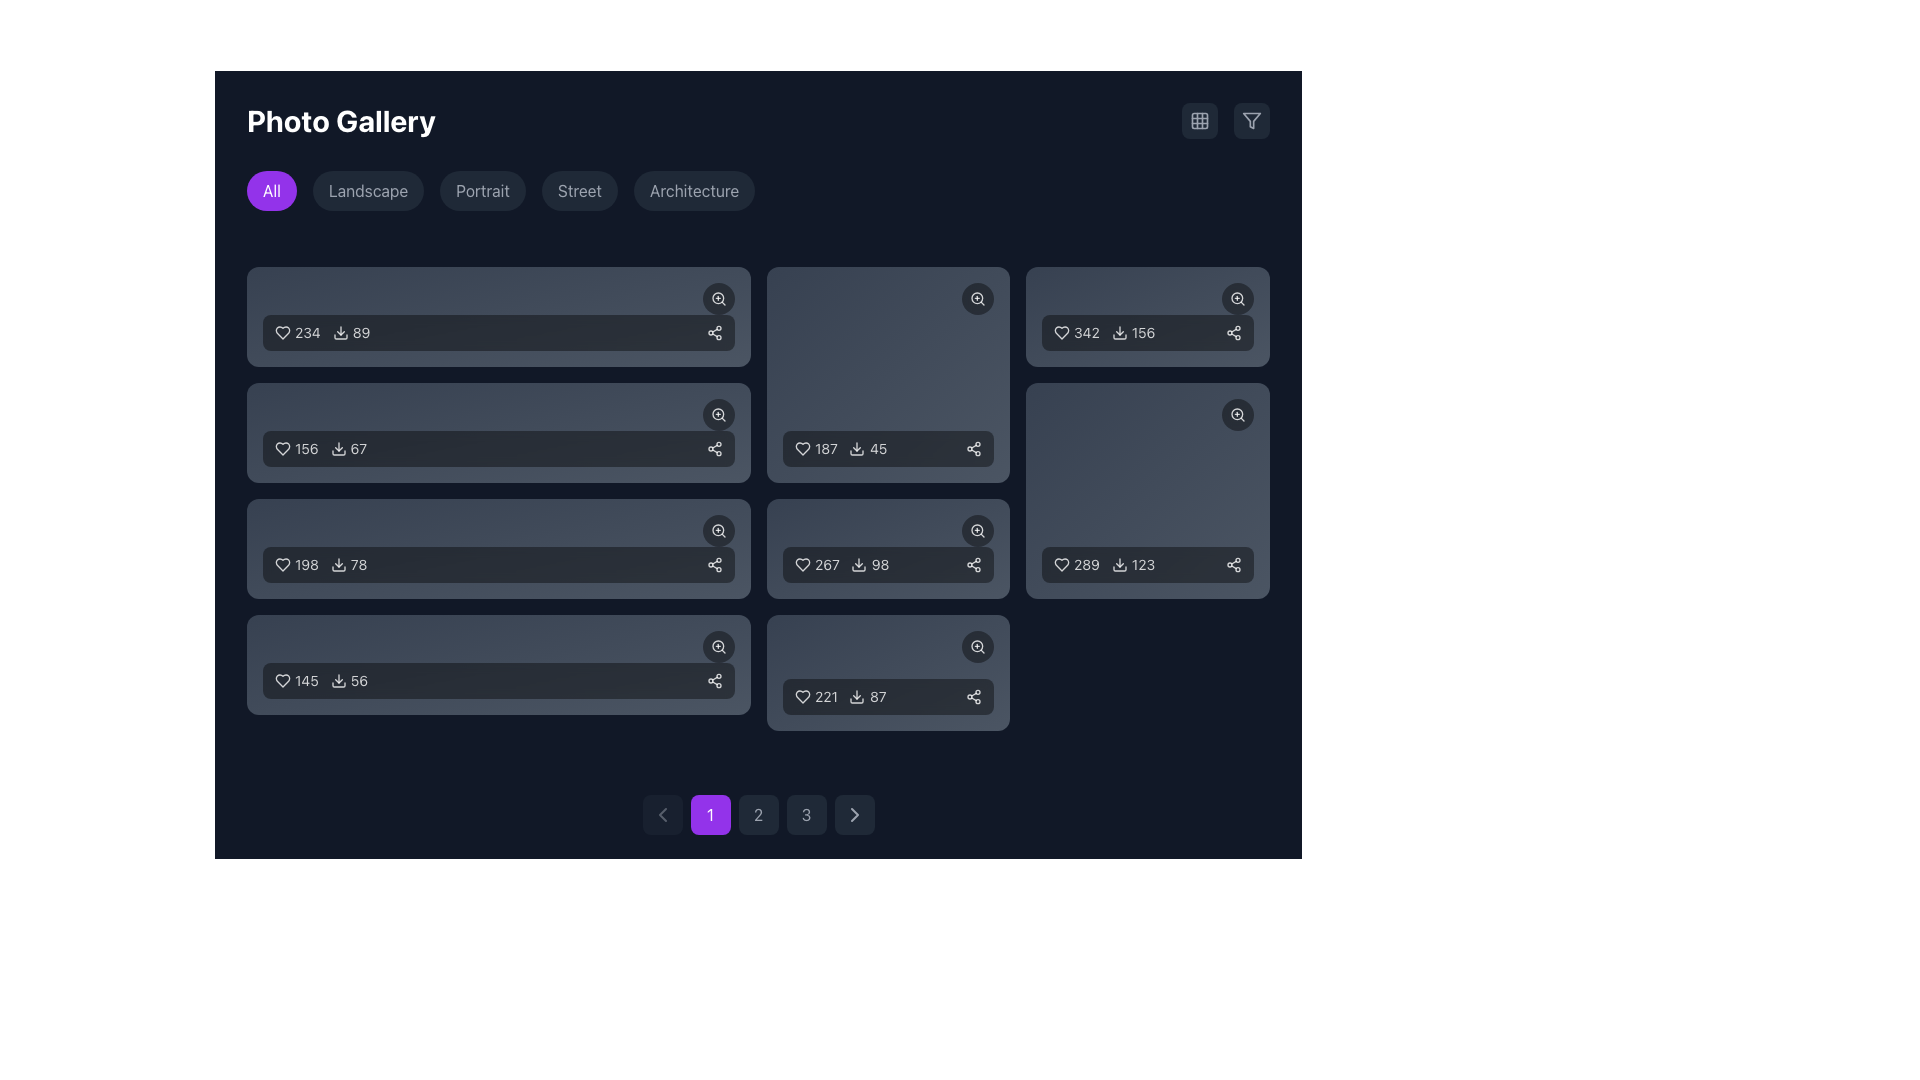 This screenshot has width=1920, height=1080. What do you see at coordinates (1237, 414) in the screenshot?
I see `the zoom-in button located in the top-right corner of the blank placeholder card in the last column of the third row of the grid layout` at bounding box center [1237, 414].